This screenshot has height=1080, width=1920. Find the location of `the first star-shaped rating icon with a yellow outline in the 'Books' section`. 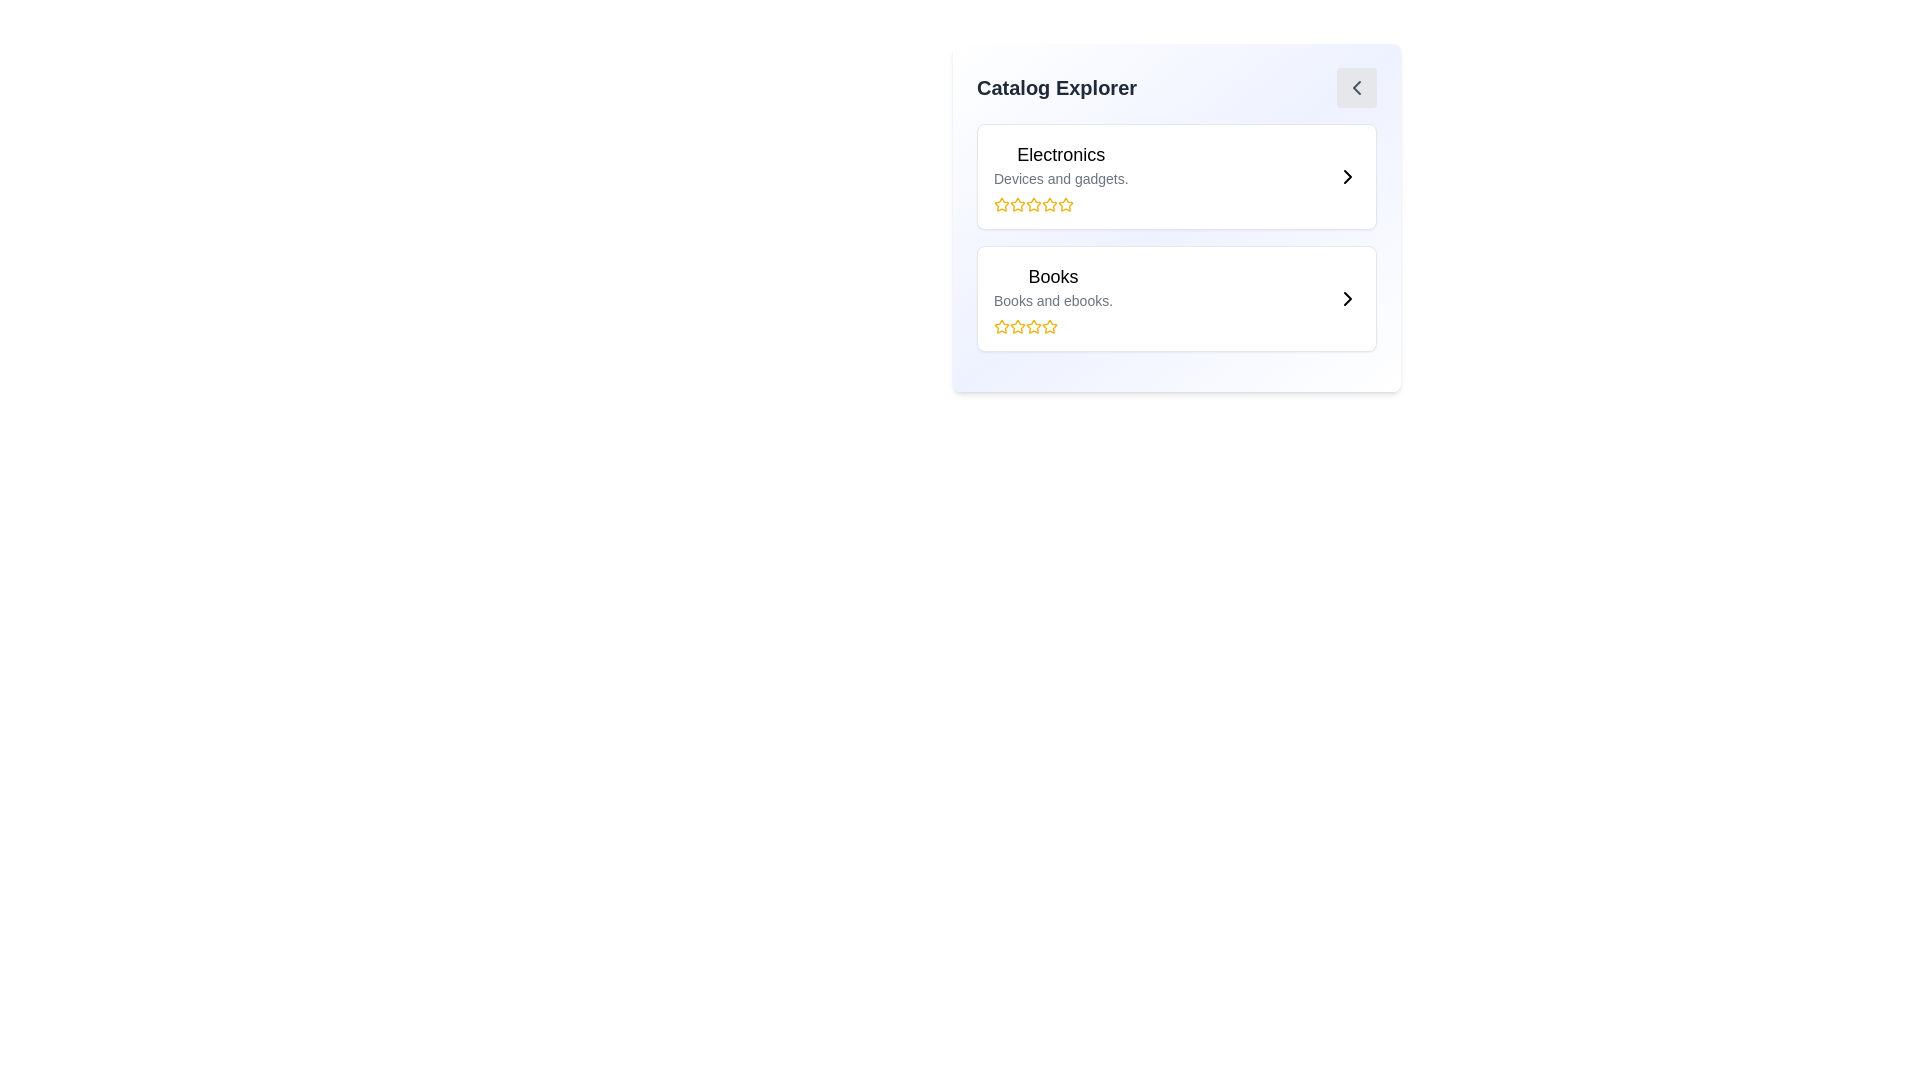

the first star-shaped rating icon with a yellow outline in the 'Books' section is located at coordinates (1002, 326).